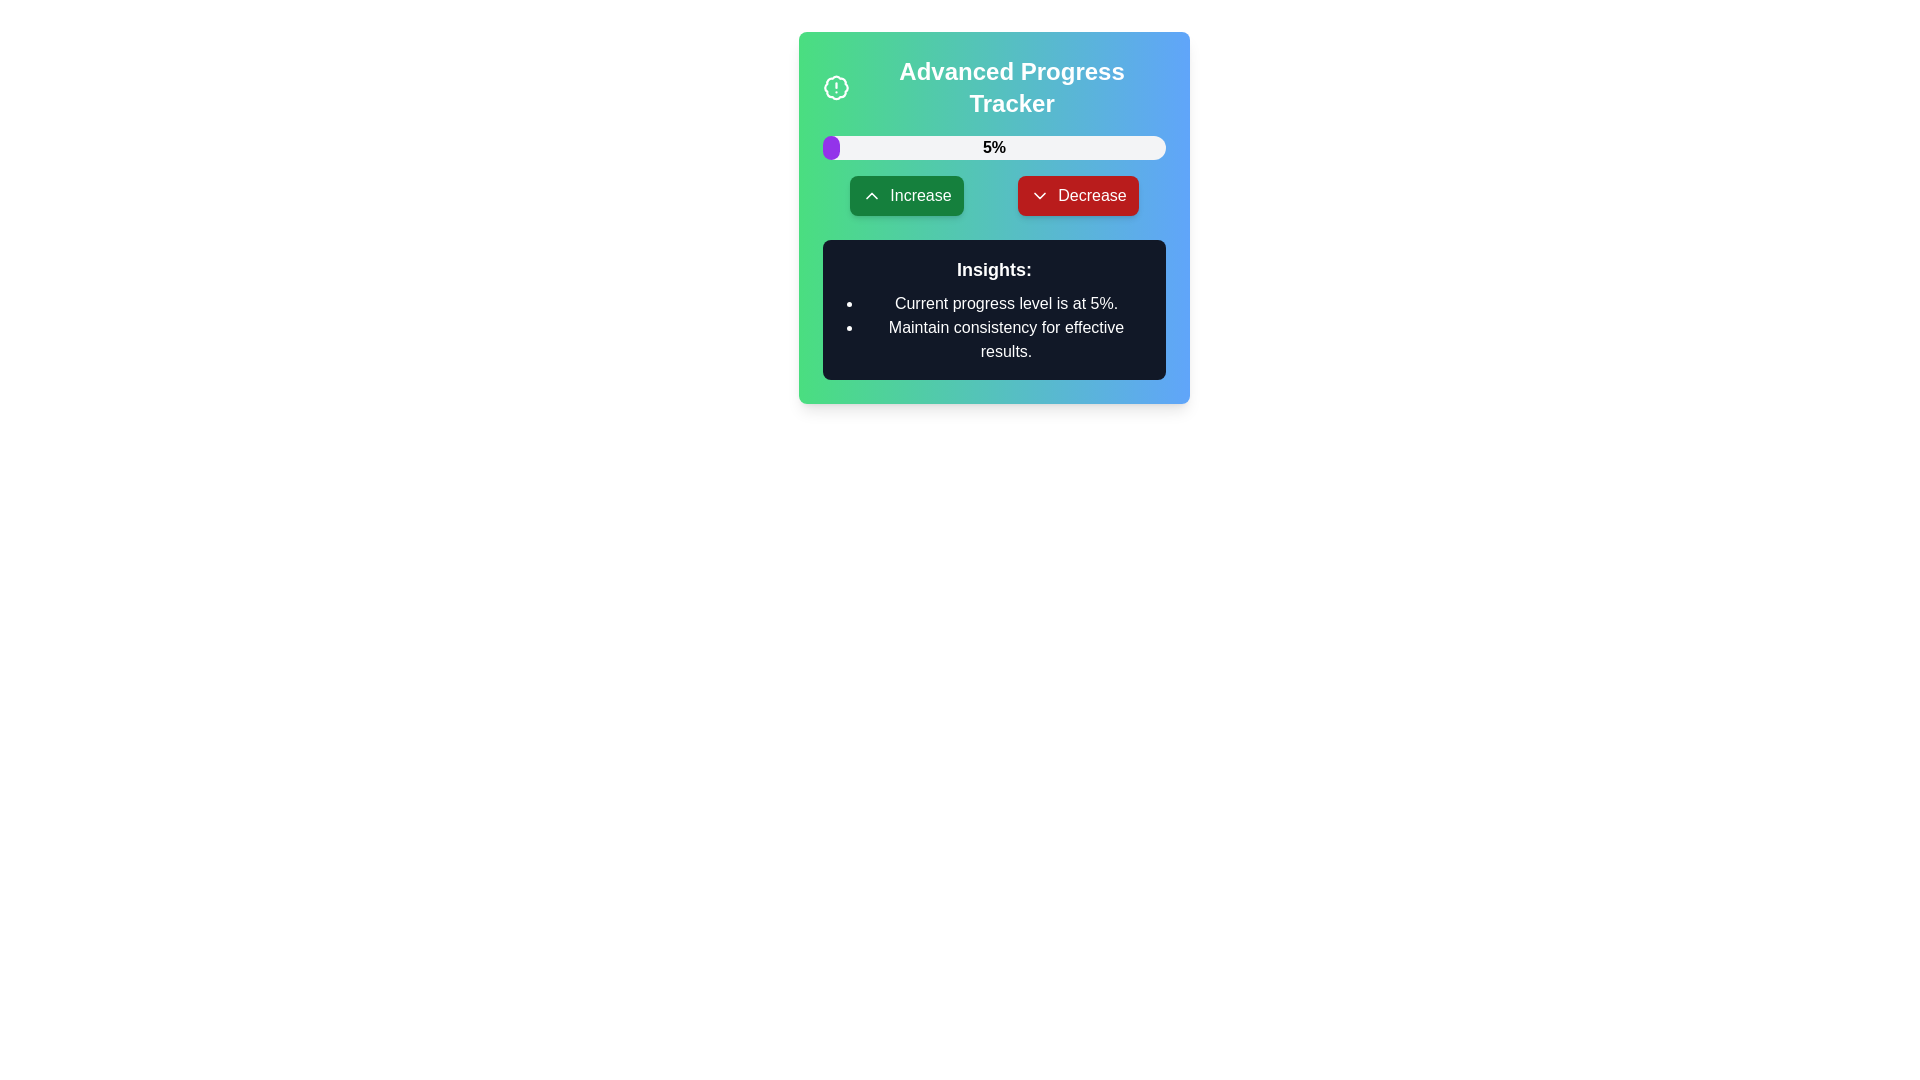  I want to click on the 'Decrease' button in the Button Group to decrease the value associated with the progress bar above, so click(994, 196).